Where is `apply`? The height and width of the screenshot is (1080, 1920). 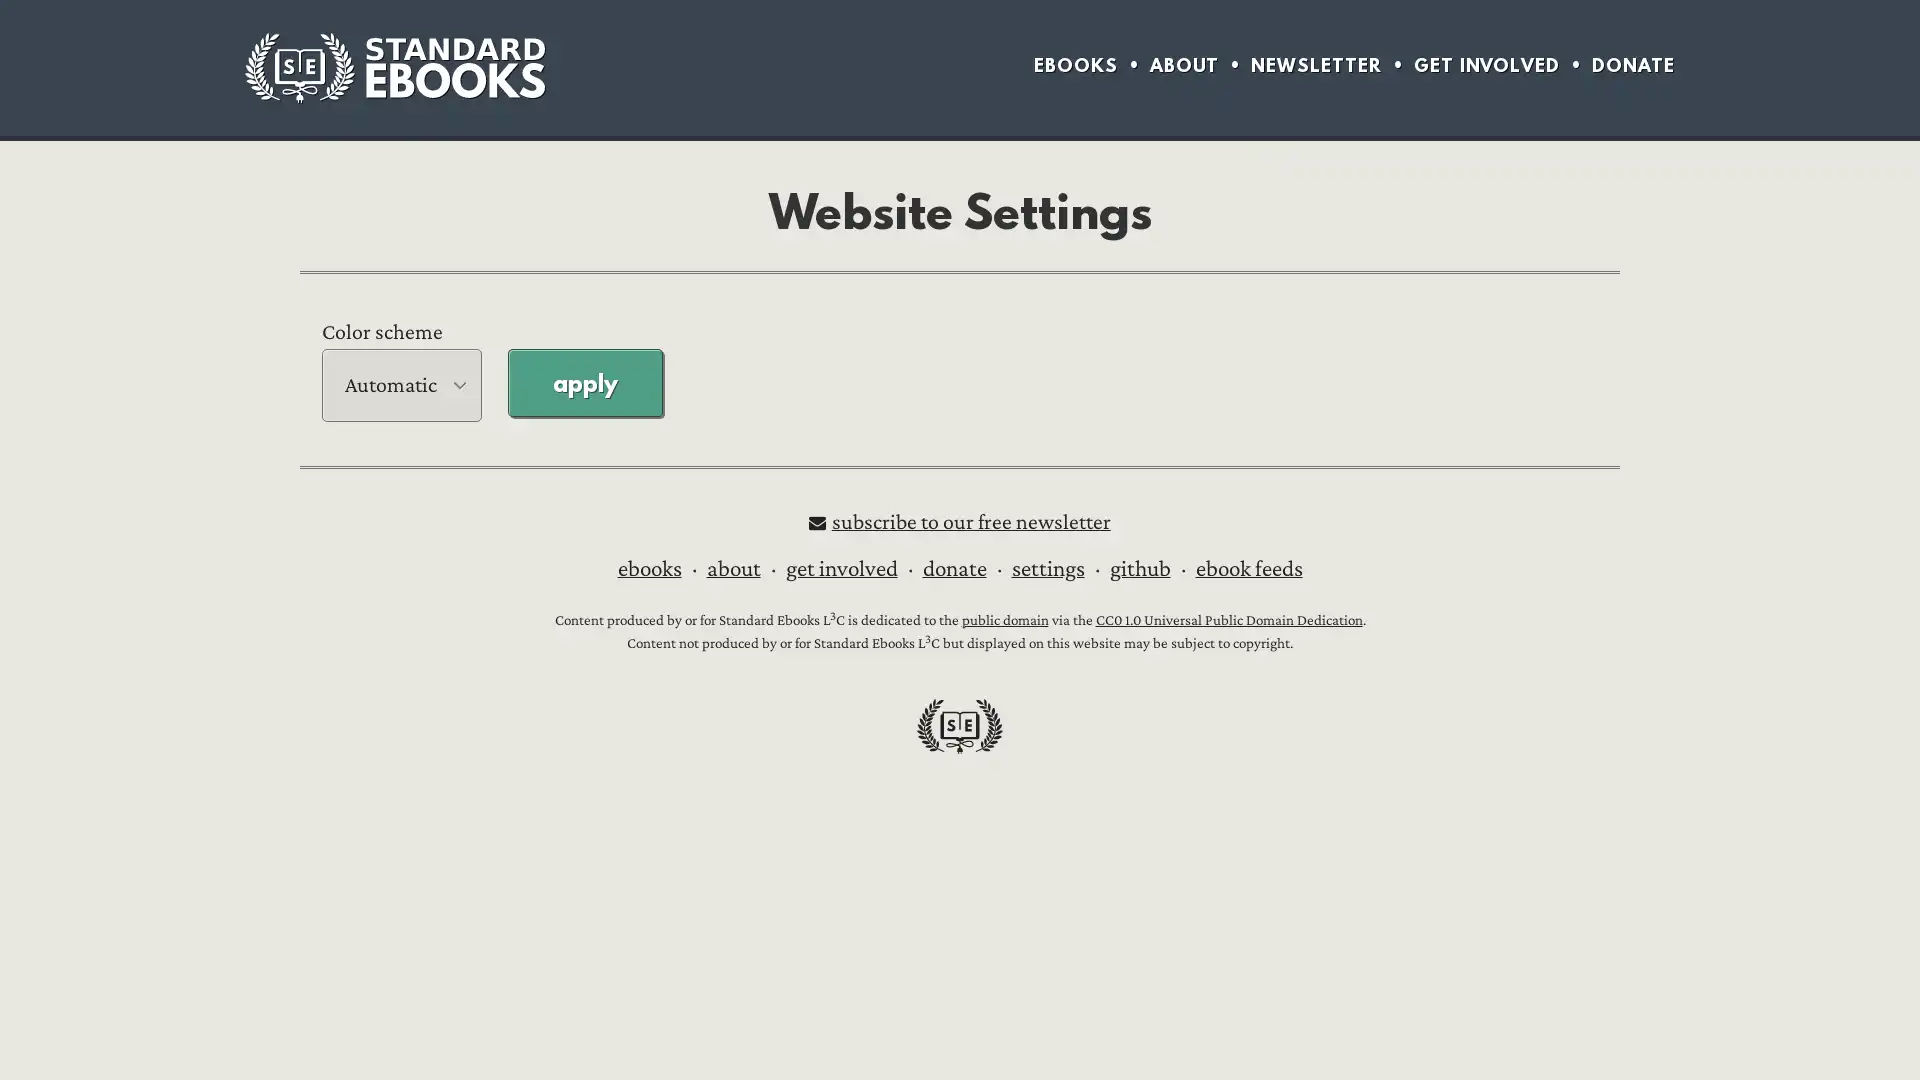 apply is located at coordinates (584, 381).